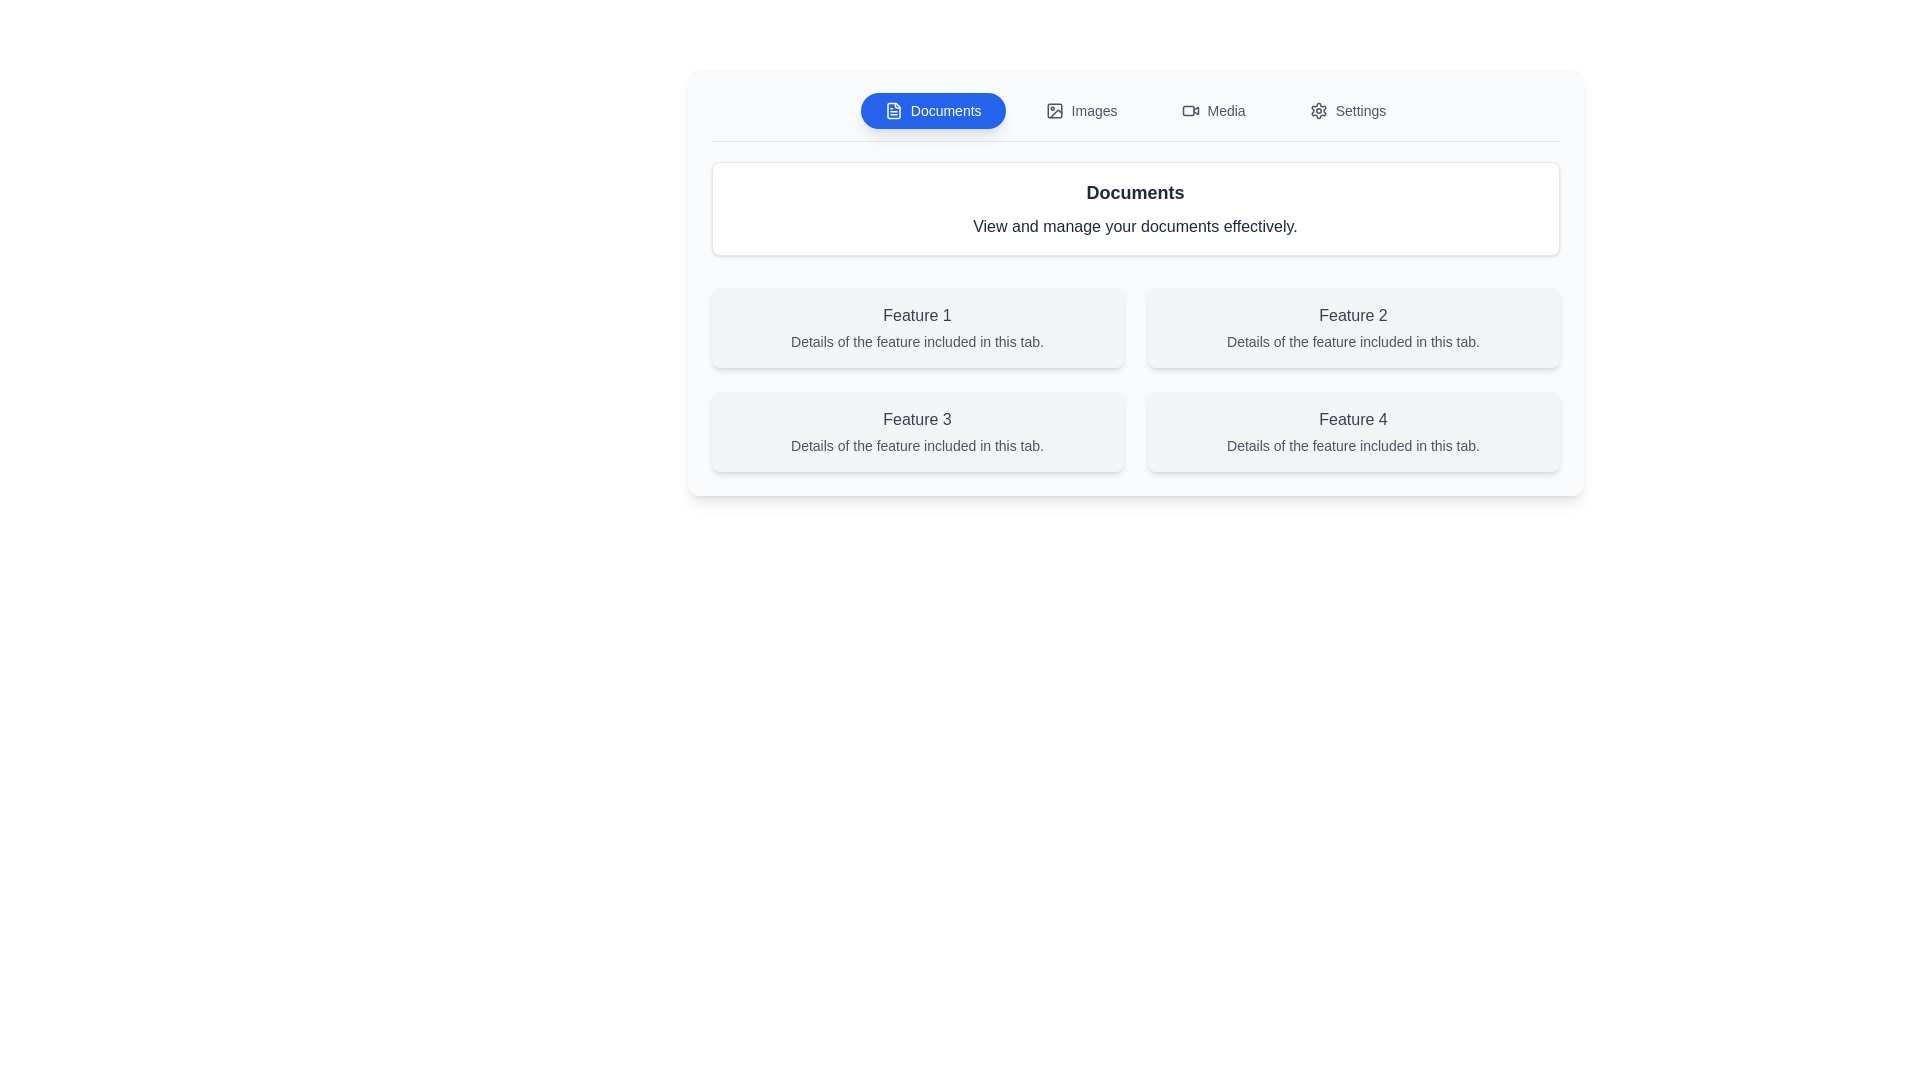 Image resolution: width=1920 pixels, height=1080 pixels. I want to click on the file icon resembling a rectangular boundary with a fold on the top-right corner, located near the top-left corner of the application's interface, closely linked to the 'Documents' navigation tab, so click(892, 111).